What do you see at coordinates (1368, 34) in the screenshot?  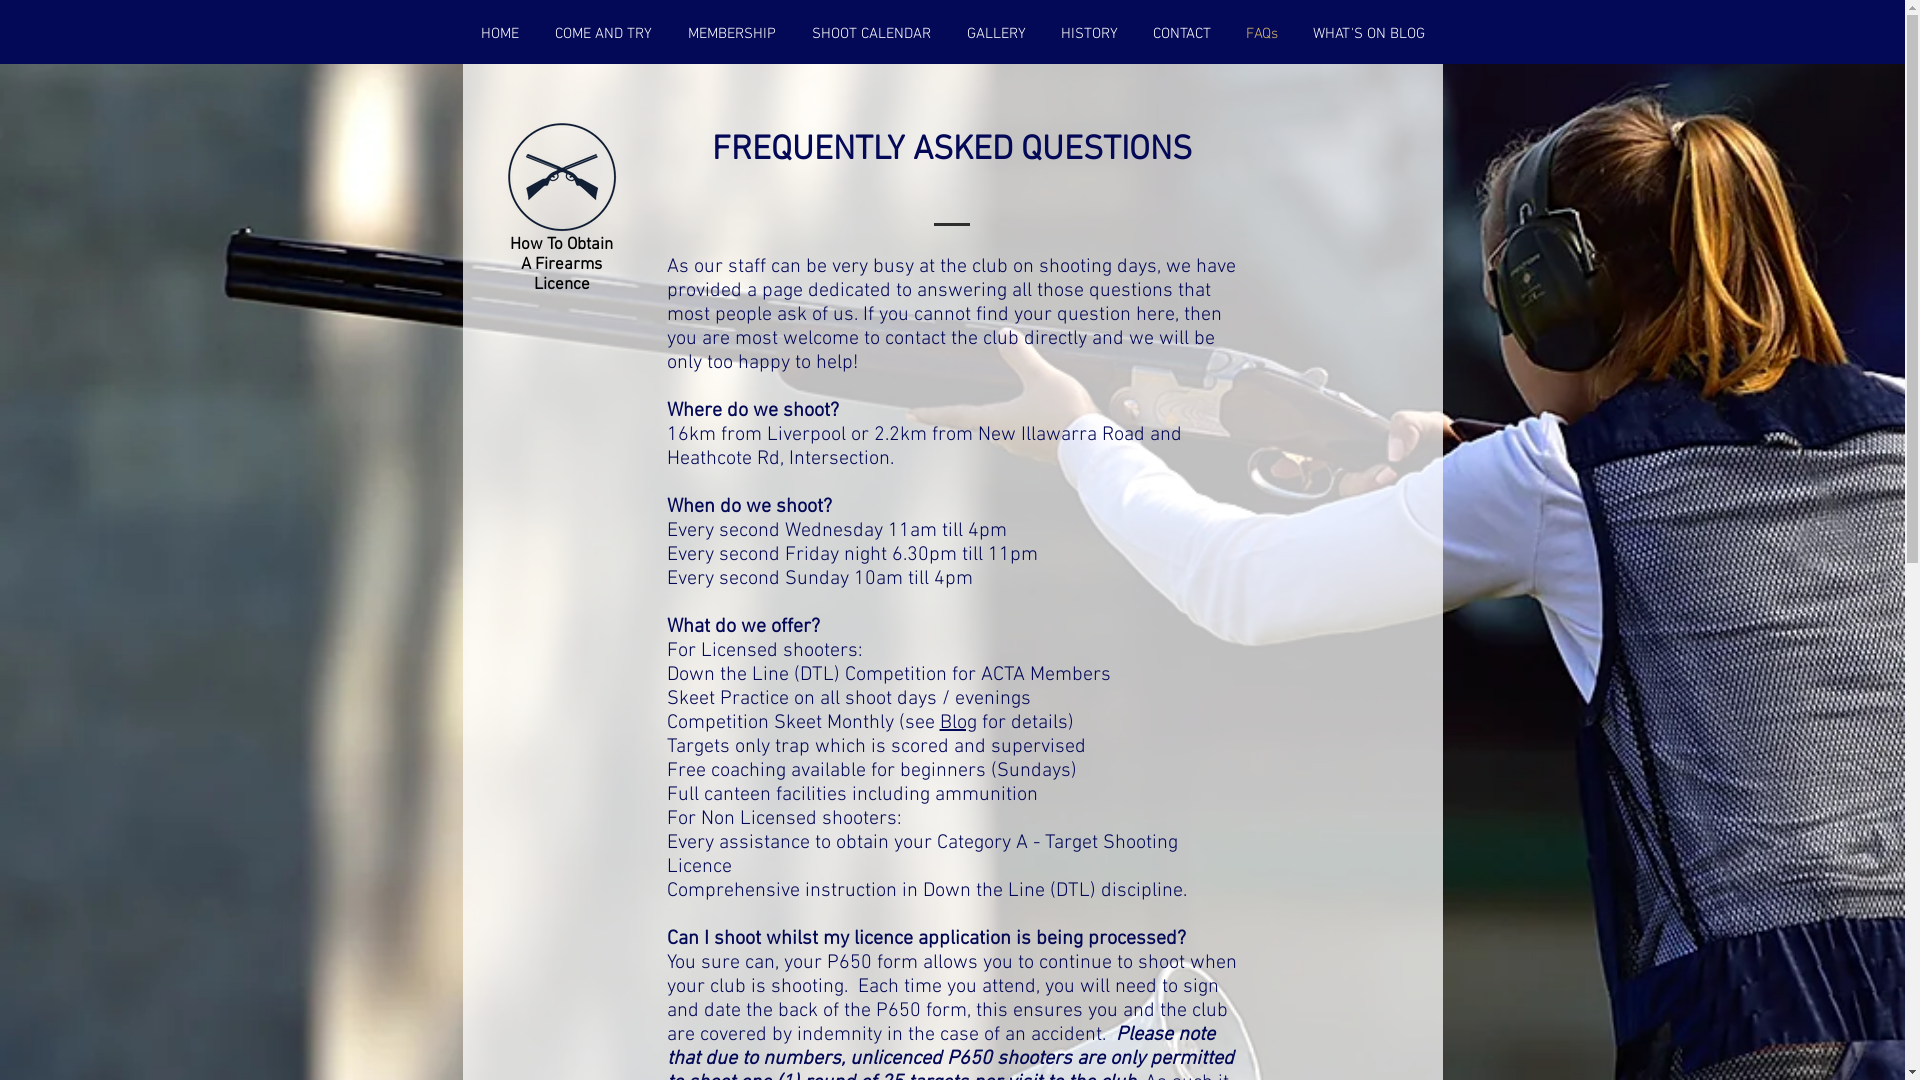 I see `'WHAT'S ON BLOG'` at bounding box center [1368, 34].